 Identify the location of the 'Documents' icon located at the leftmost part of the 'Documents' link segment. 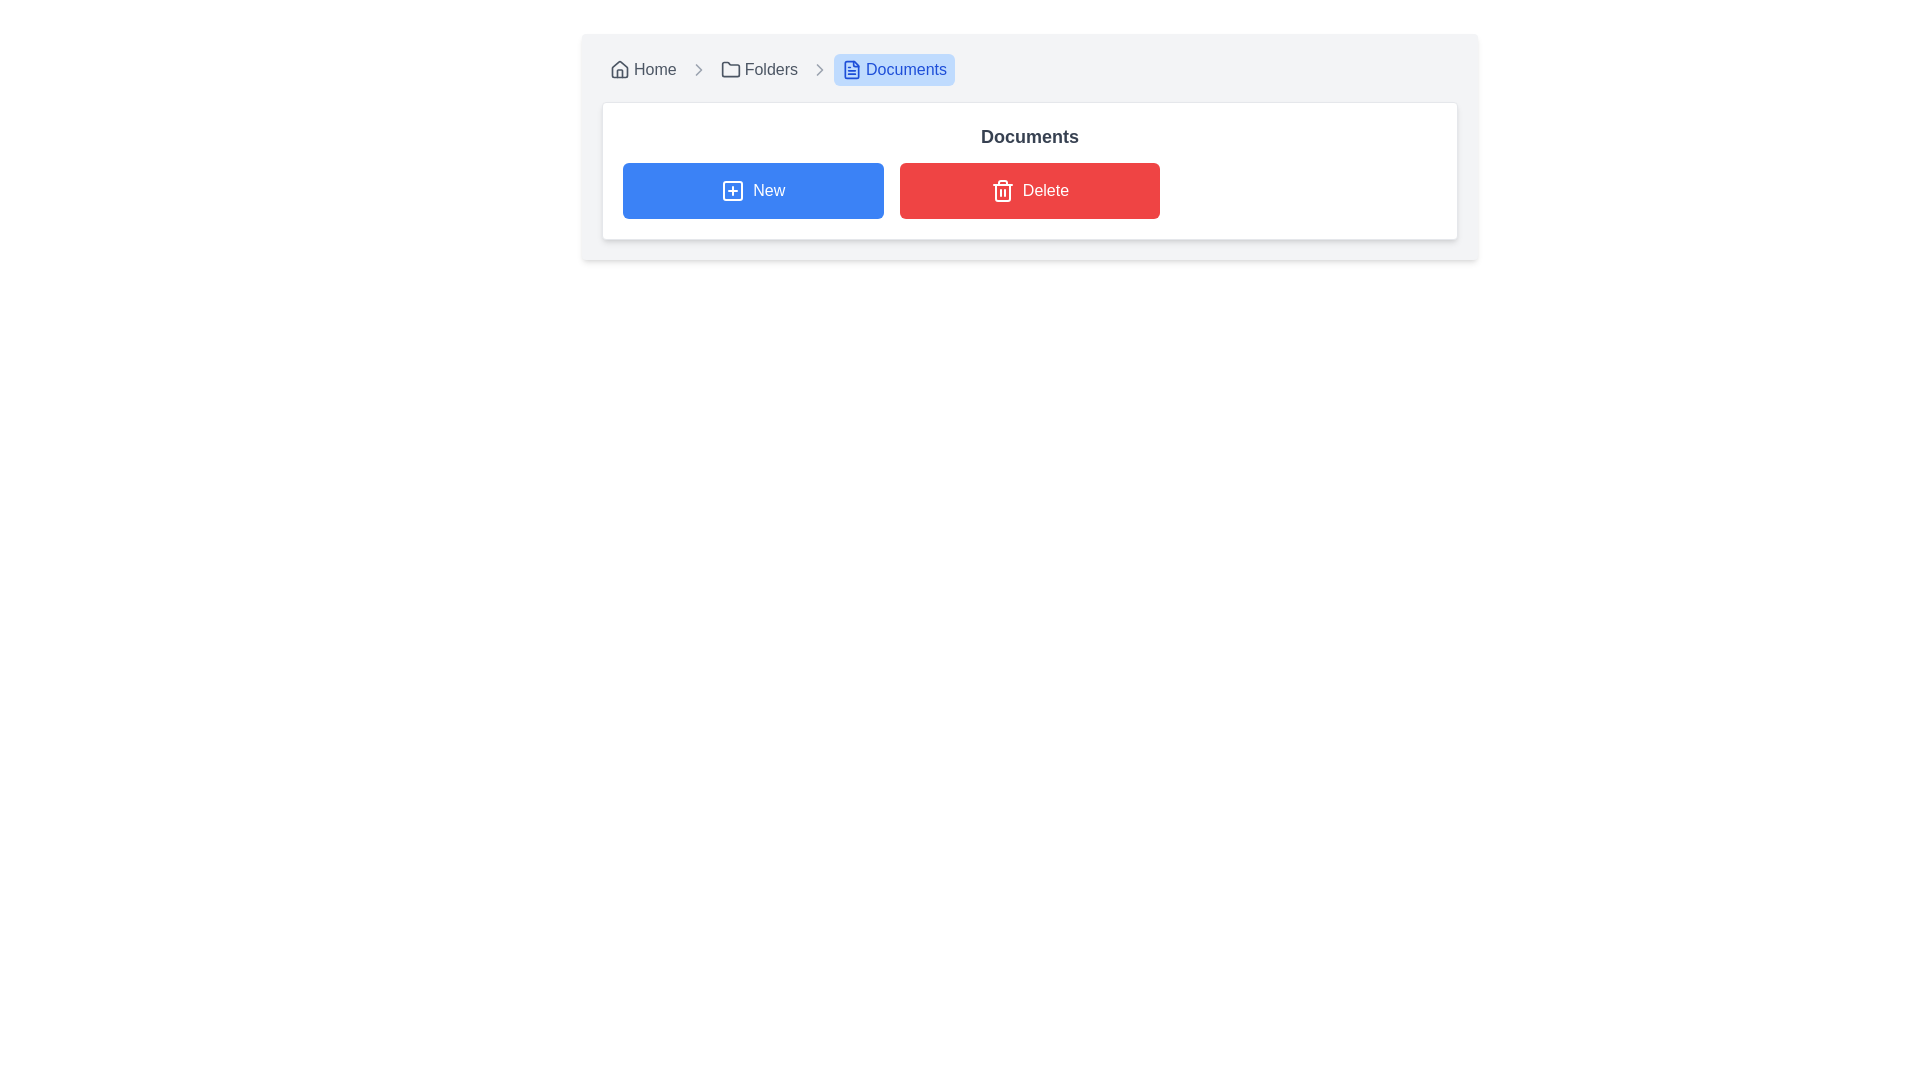
(852, 68).